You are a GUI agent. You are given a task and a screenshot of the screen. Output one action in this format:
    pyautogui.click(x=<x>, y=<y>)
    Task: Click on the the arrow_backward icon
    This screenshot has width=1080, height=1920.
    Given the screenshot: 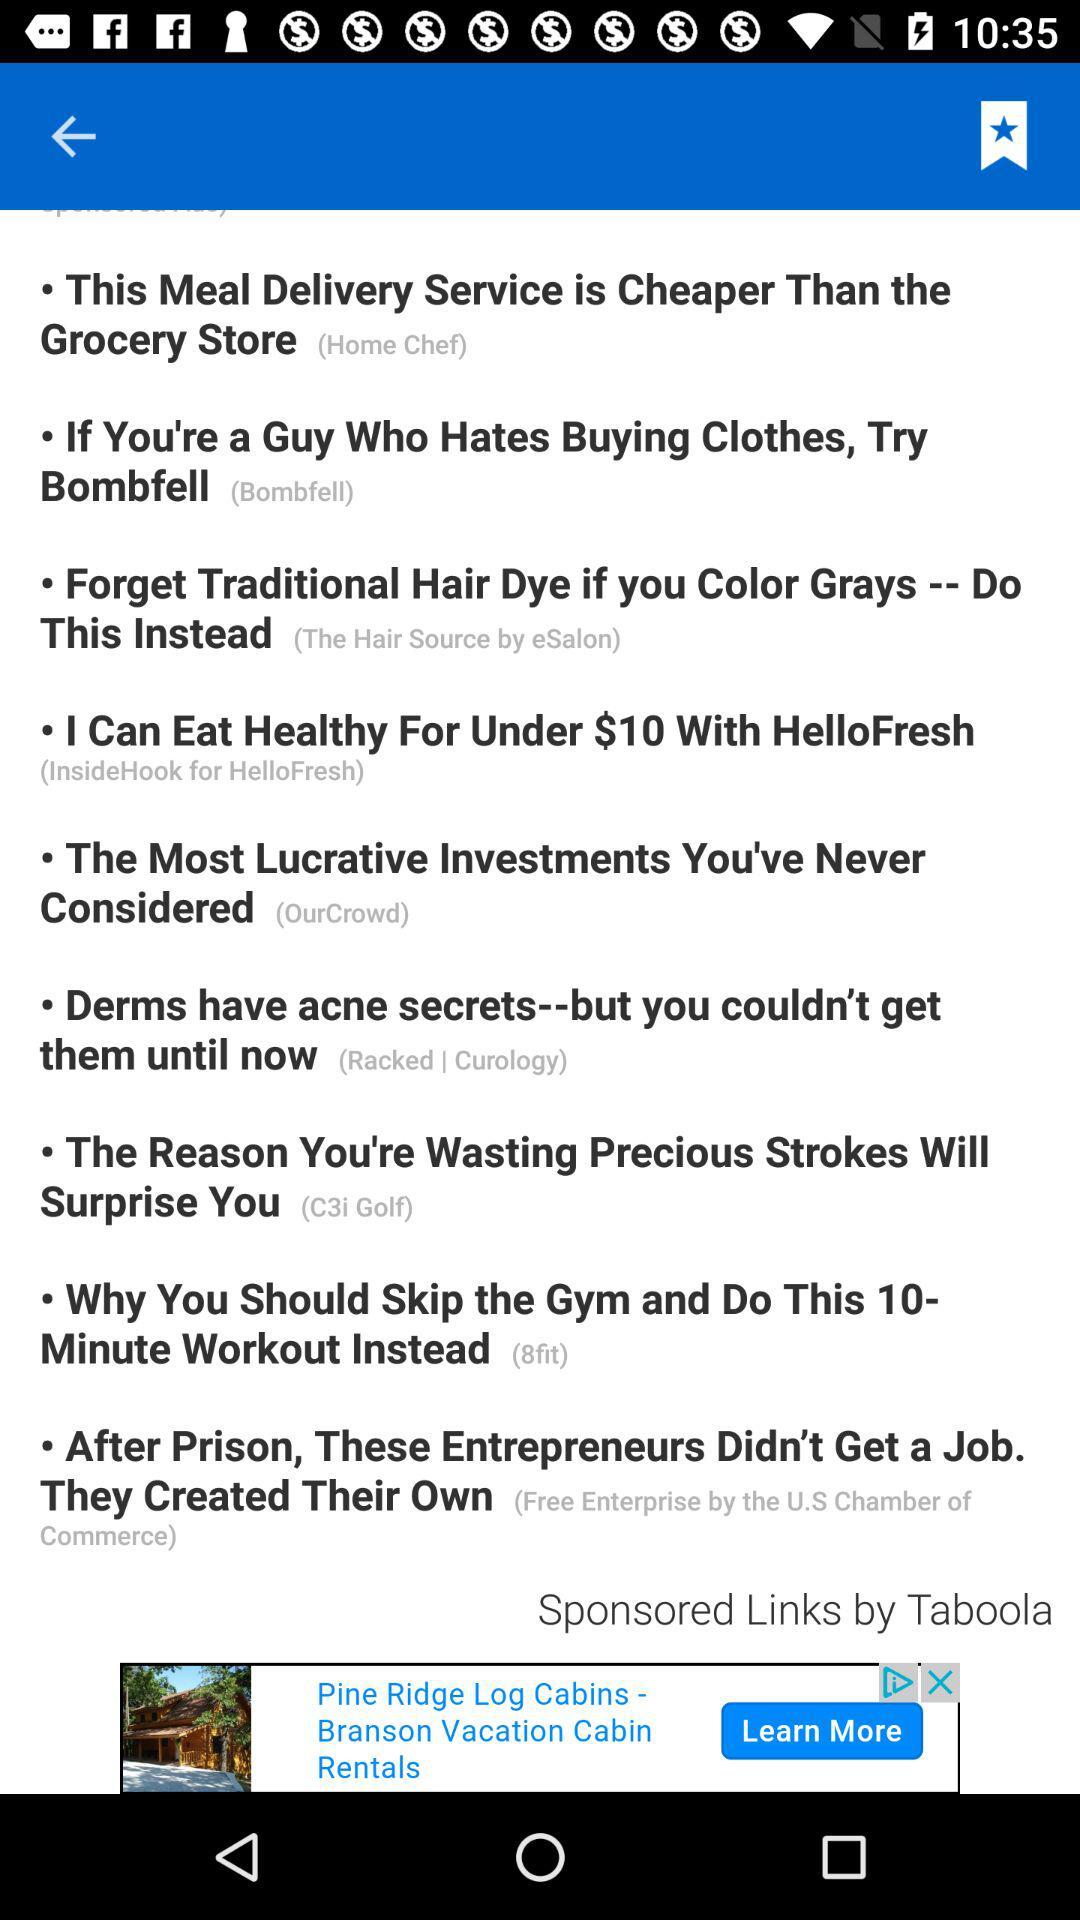 What is the action you would take?
    pyautogui.click(x=72, y=135)
    